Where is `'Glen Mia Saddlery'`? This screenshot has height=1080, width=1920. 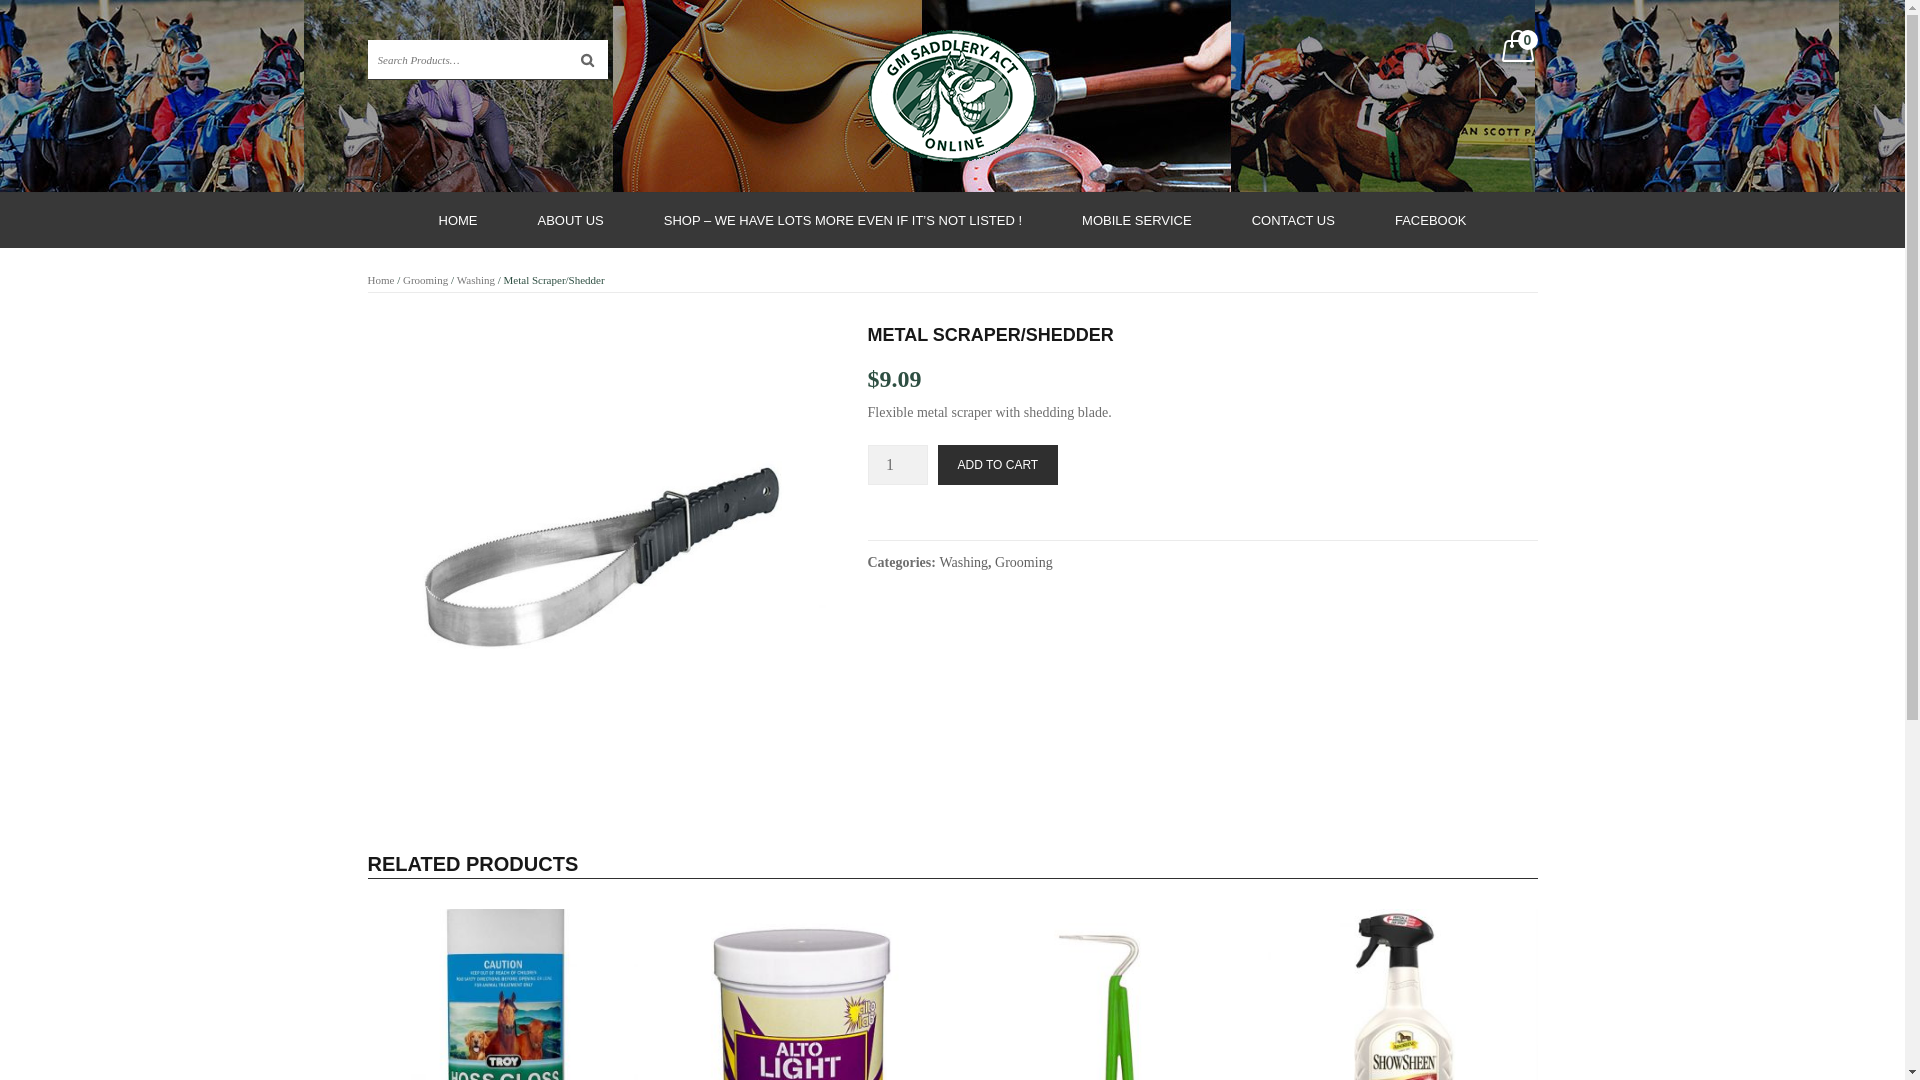
'Glen Mia Saddlery' is located at coordinates (951, 94).